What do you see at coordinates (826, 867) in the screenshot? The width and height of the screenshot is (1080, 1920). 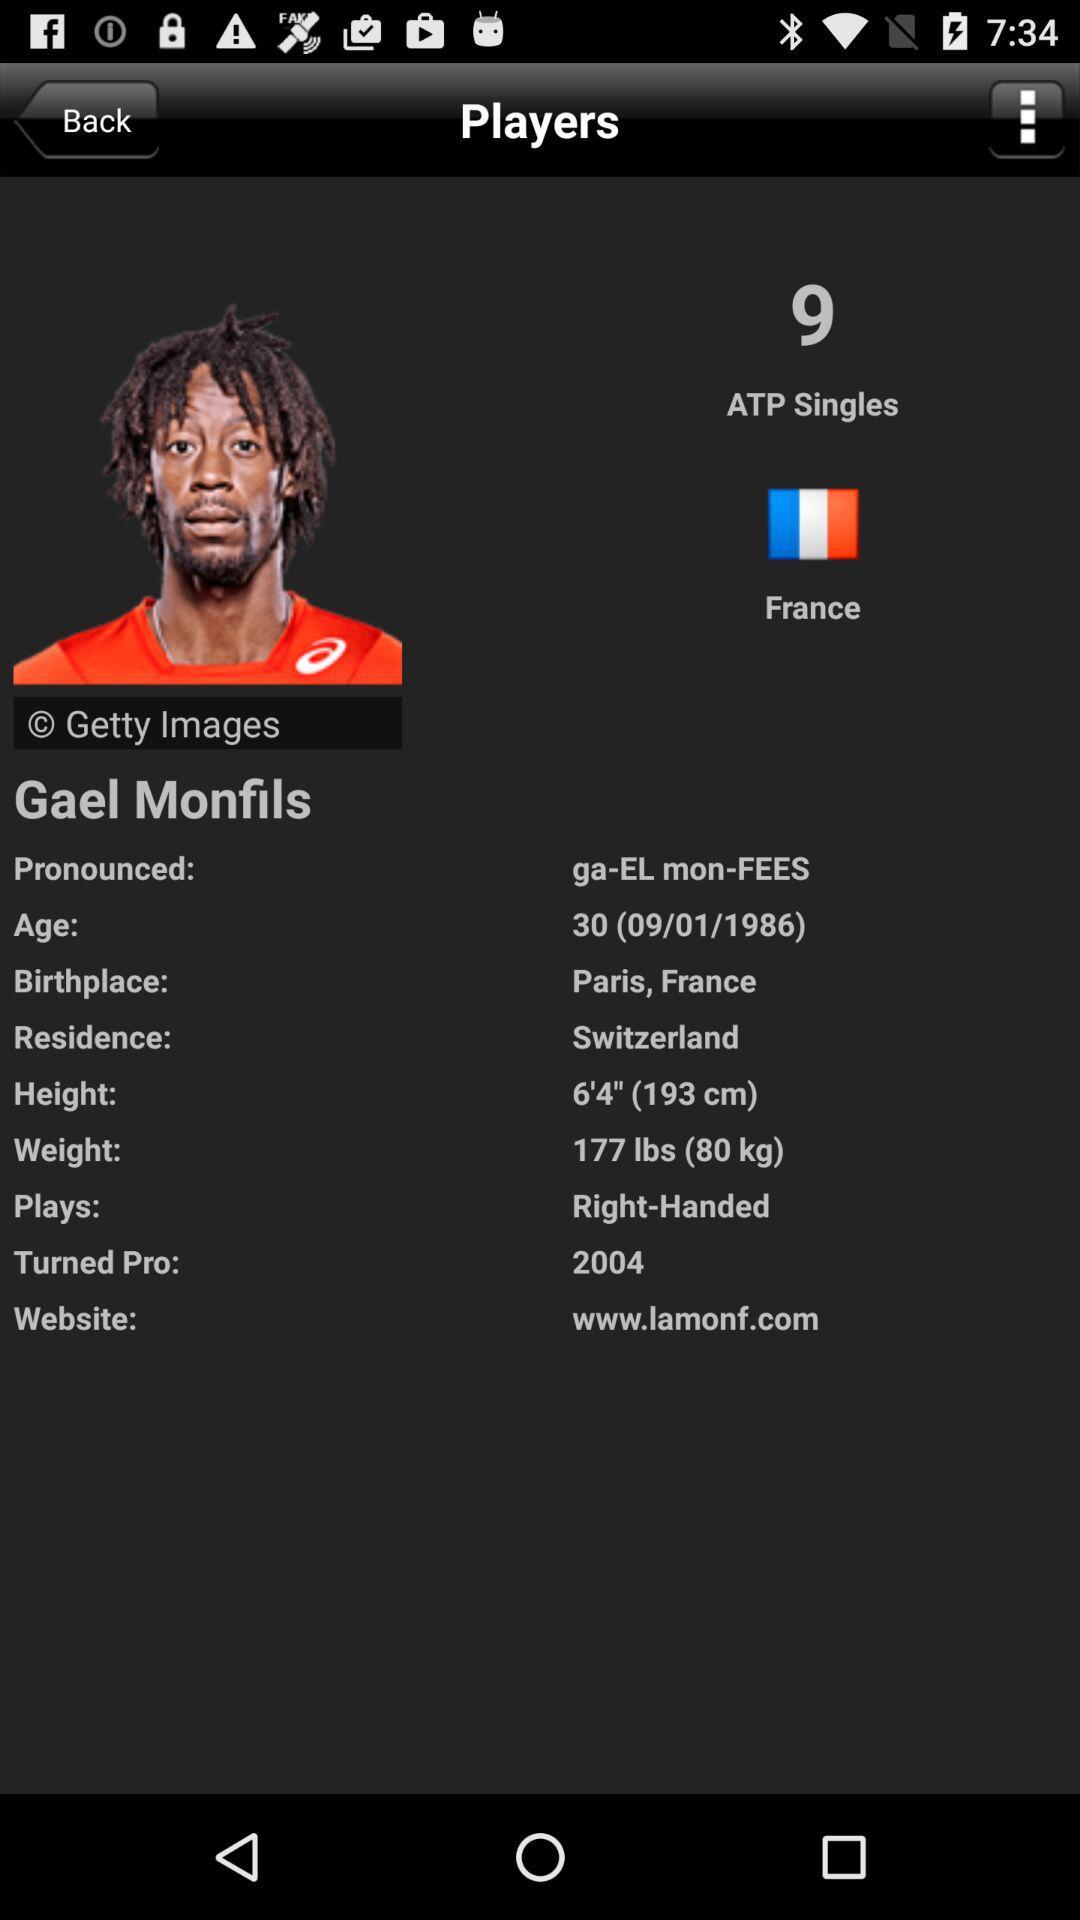 I see `item to the right of the pronounced:` at bounding box center [826, 867].